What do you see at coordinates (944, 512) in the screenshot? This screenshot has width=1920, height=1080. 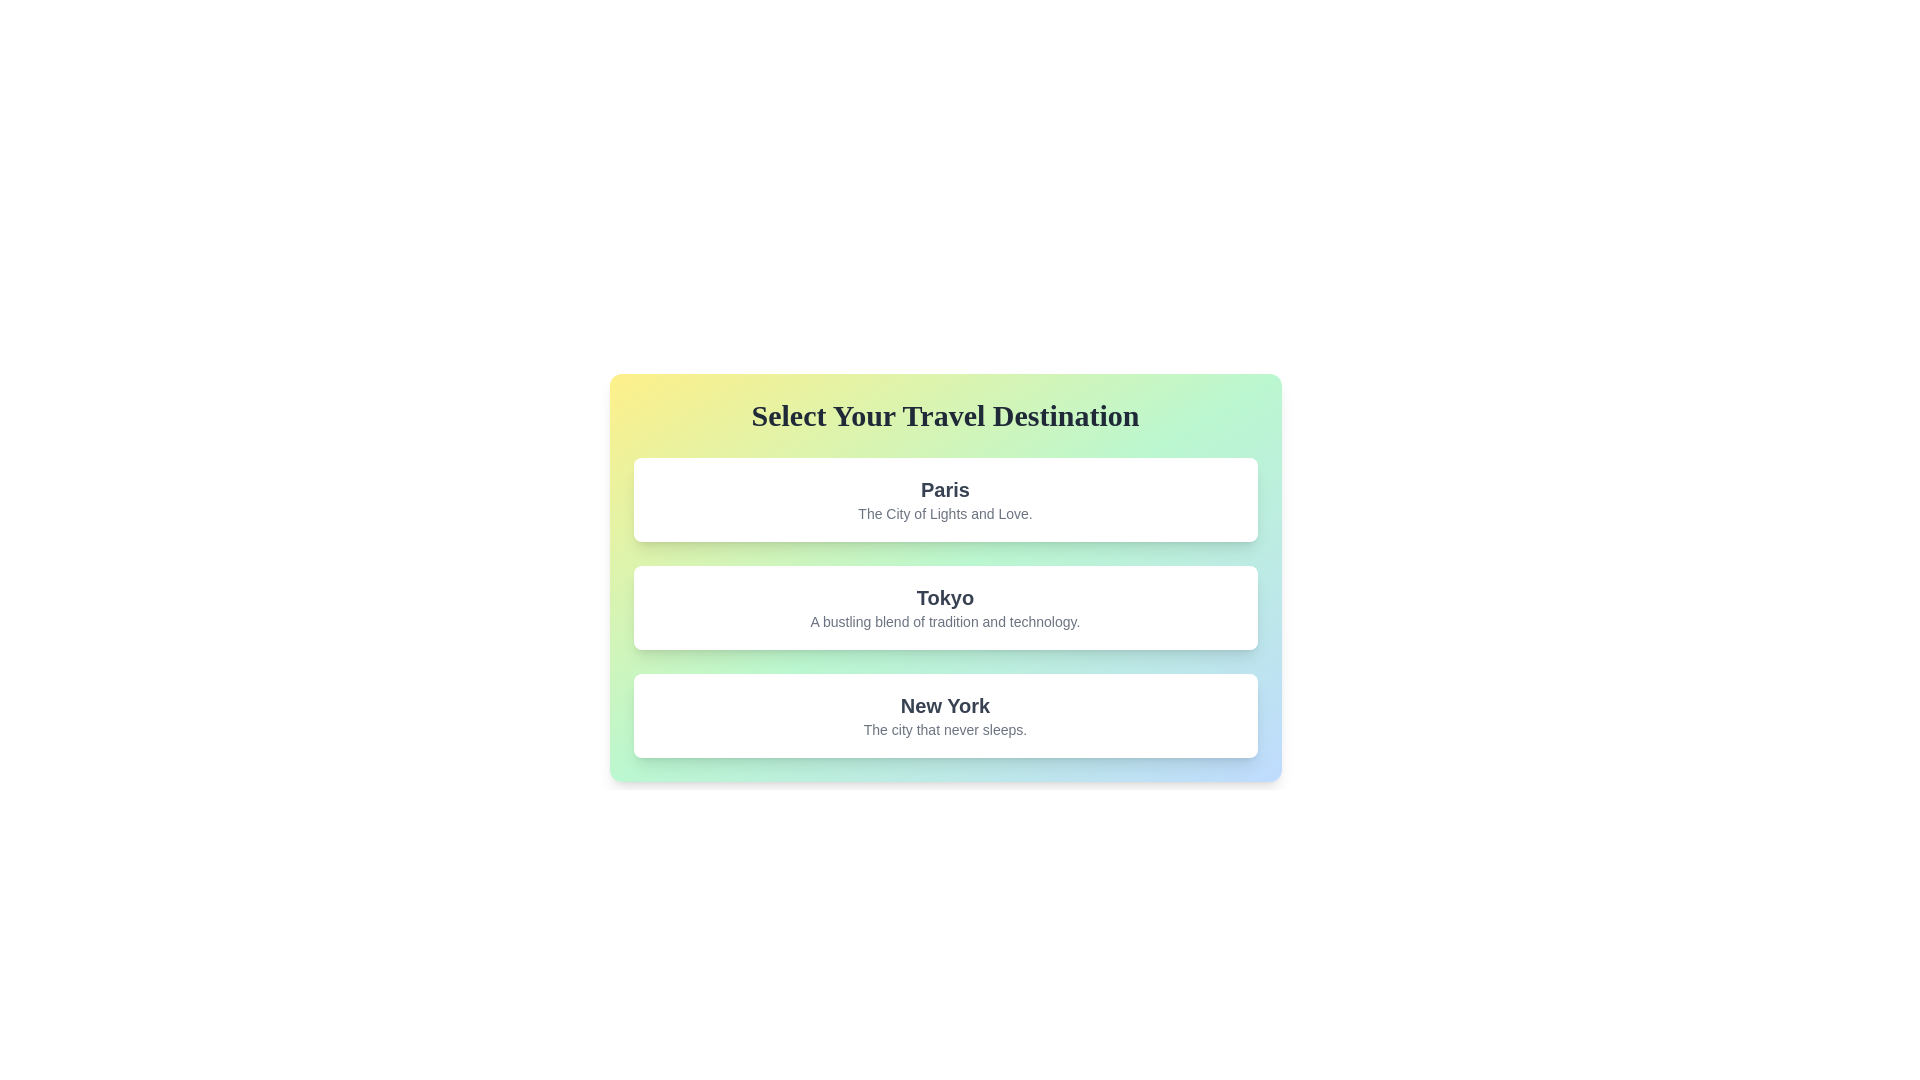 I see `the text label displaying 'The City of Lights and Love.' located beneath the bold title 'Paris'` at bounding box center [944, 512].